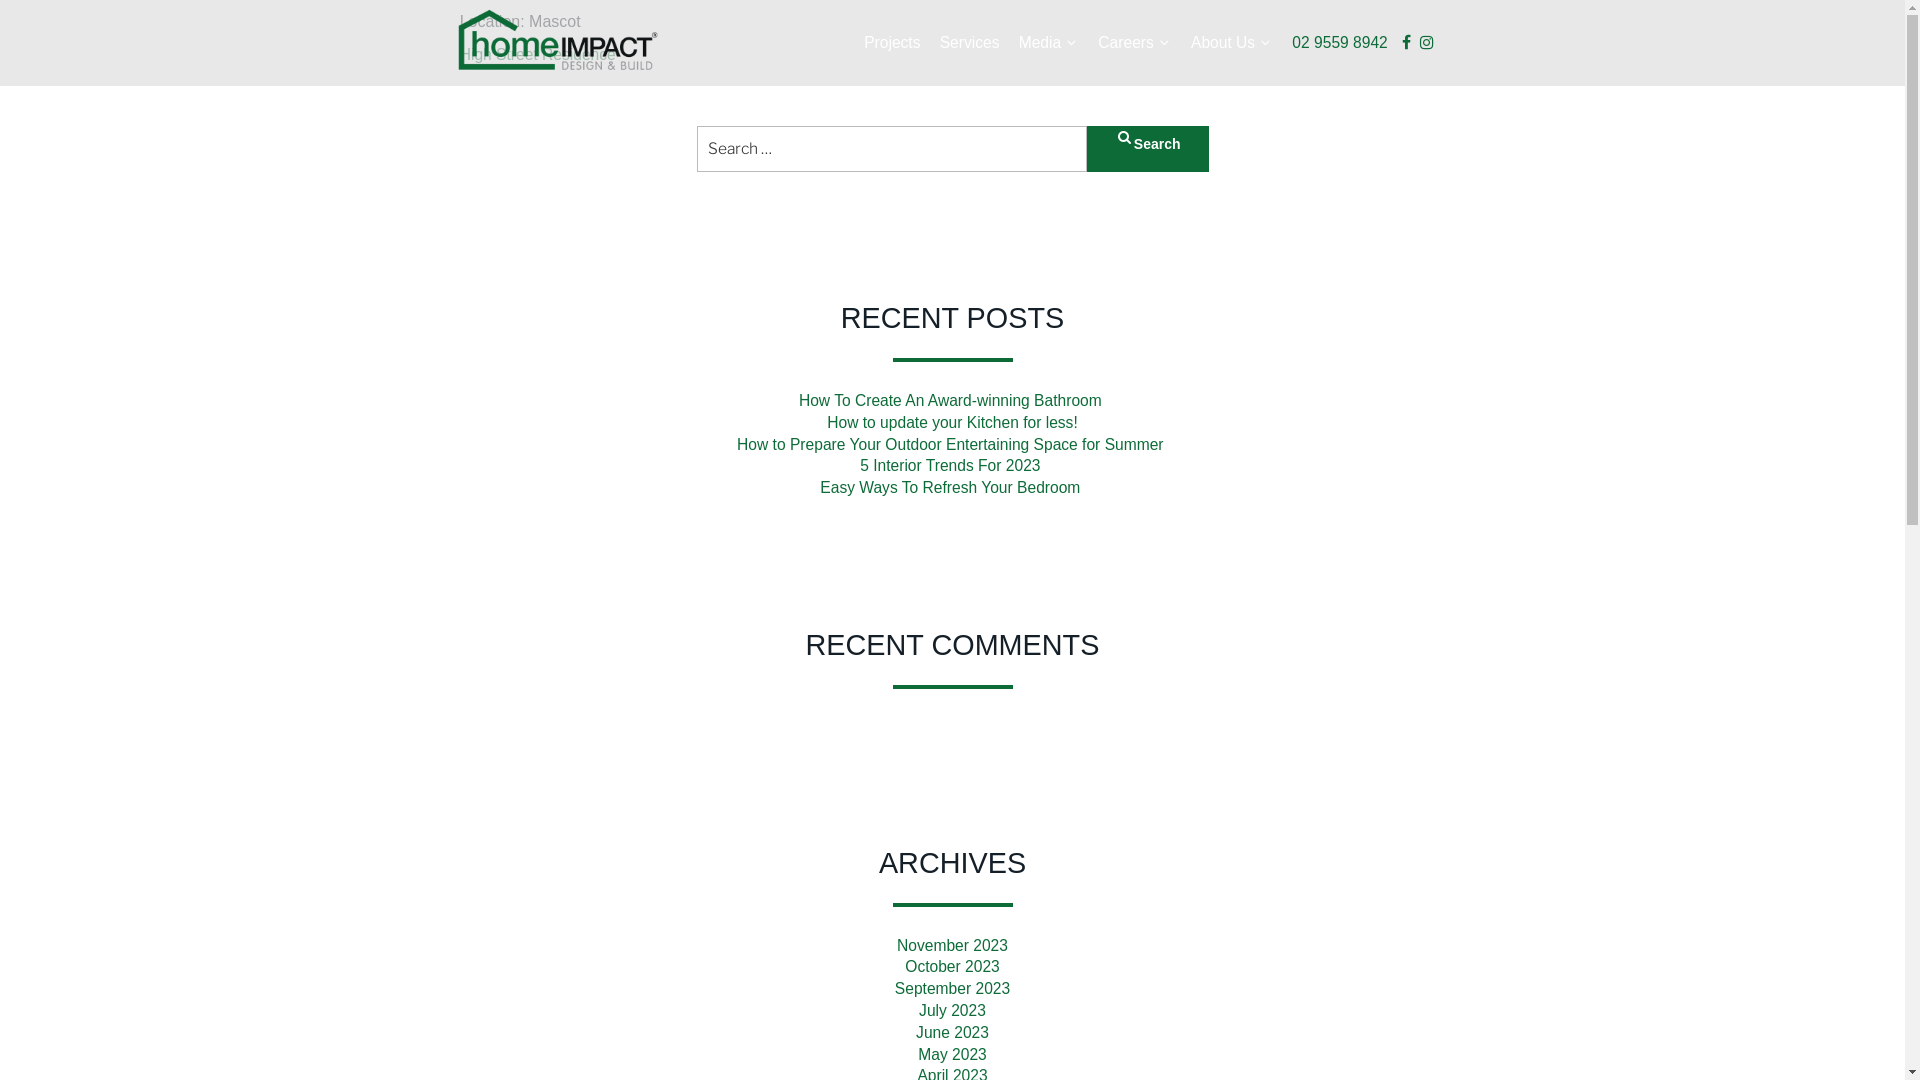 The width and height of the screenshot is (1920, 1080). I want to click on 'Projects', so click(891, 42).